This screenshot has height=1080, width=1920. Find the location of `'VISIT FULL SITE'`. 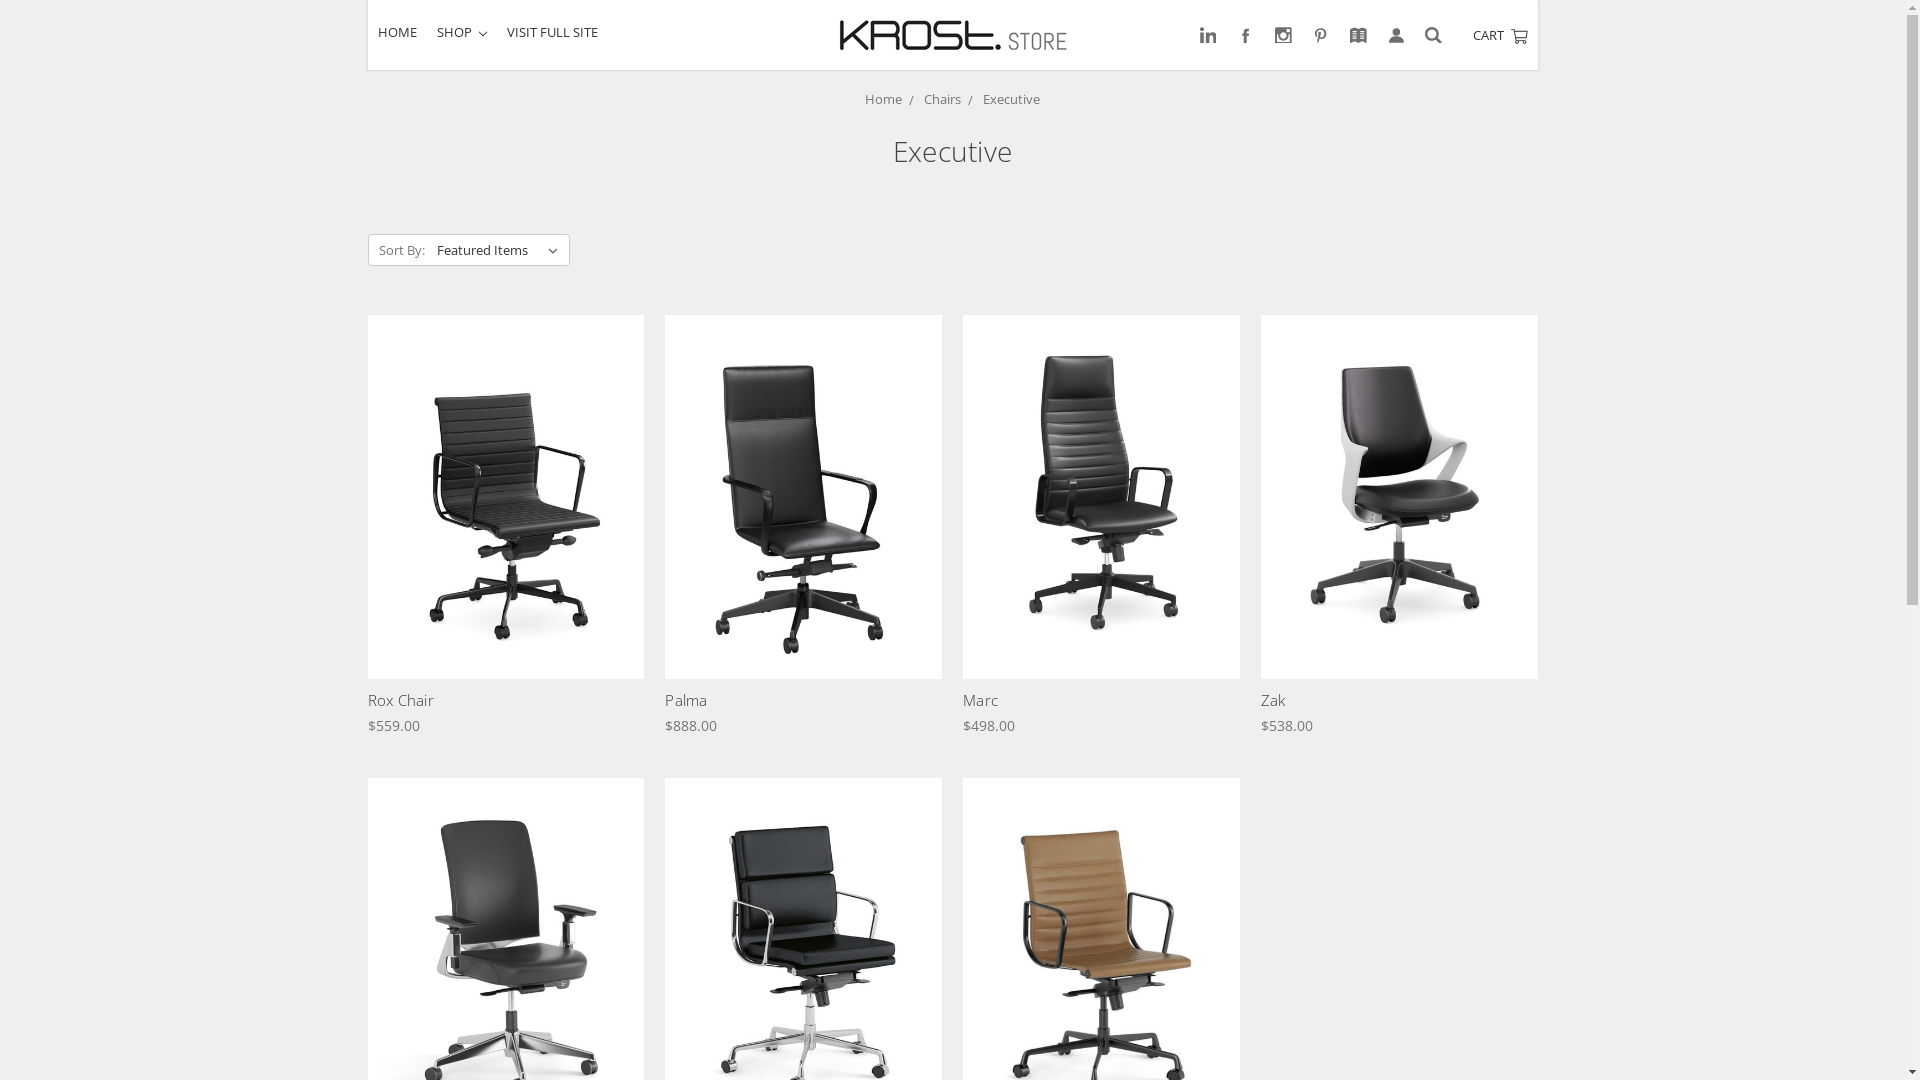

'VISIT FULL SITE' is located at coordinates (552, 32).